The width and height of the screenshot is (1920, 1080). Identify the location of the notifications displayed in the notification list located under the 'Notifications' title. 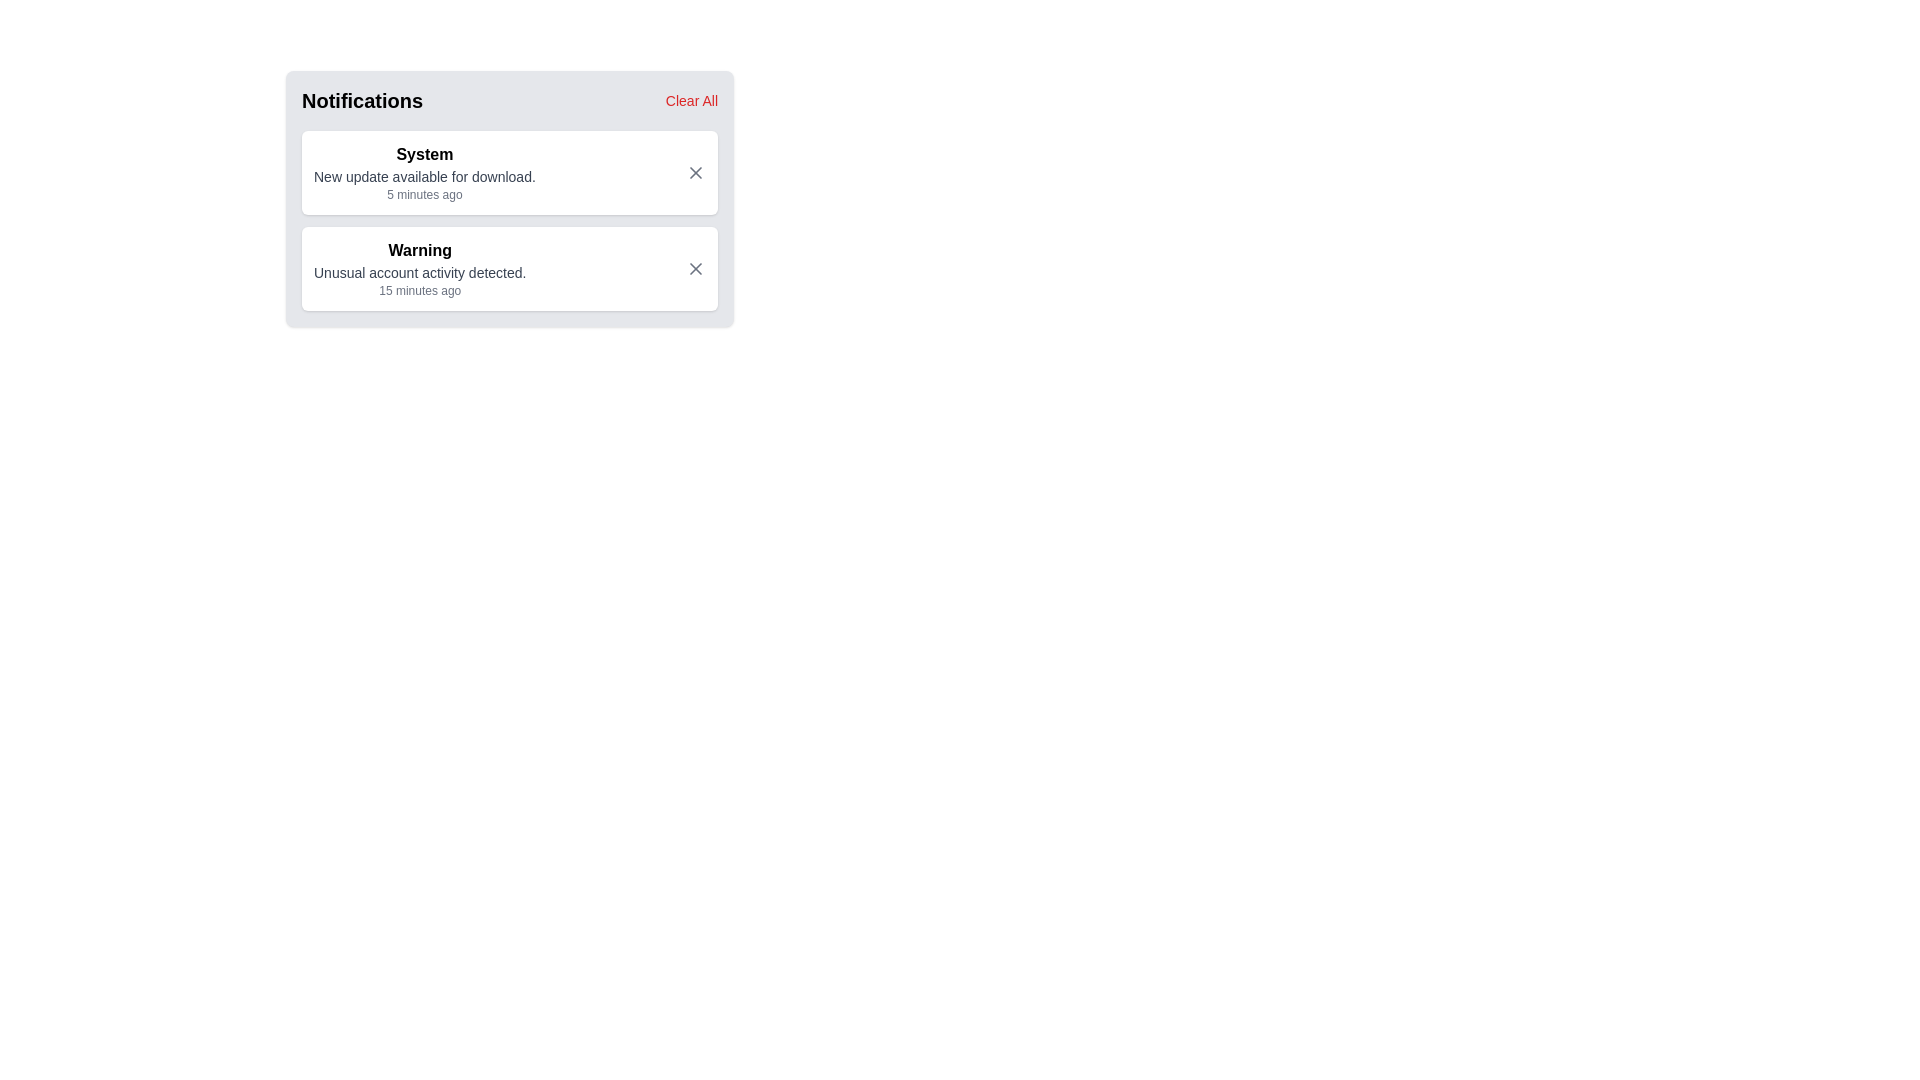
(509, 220).